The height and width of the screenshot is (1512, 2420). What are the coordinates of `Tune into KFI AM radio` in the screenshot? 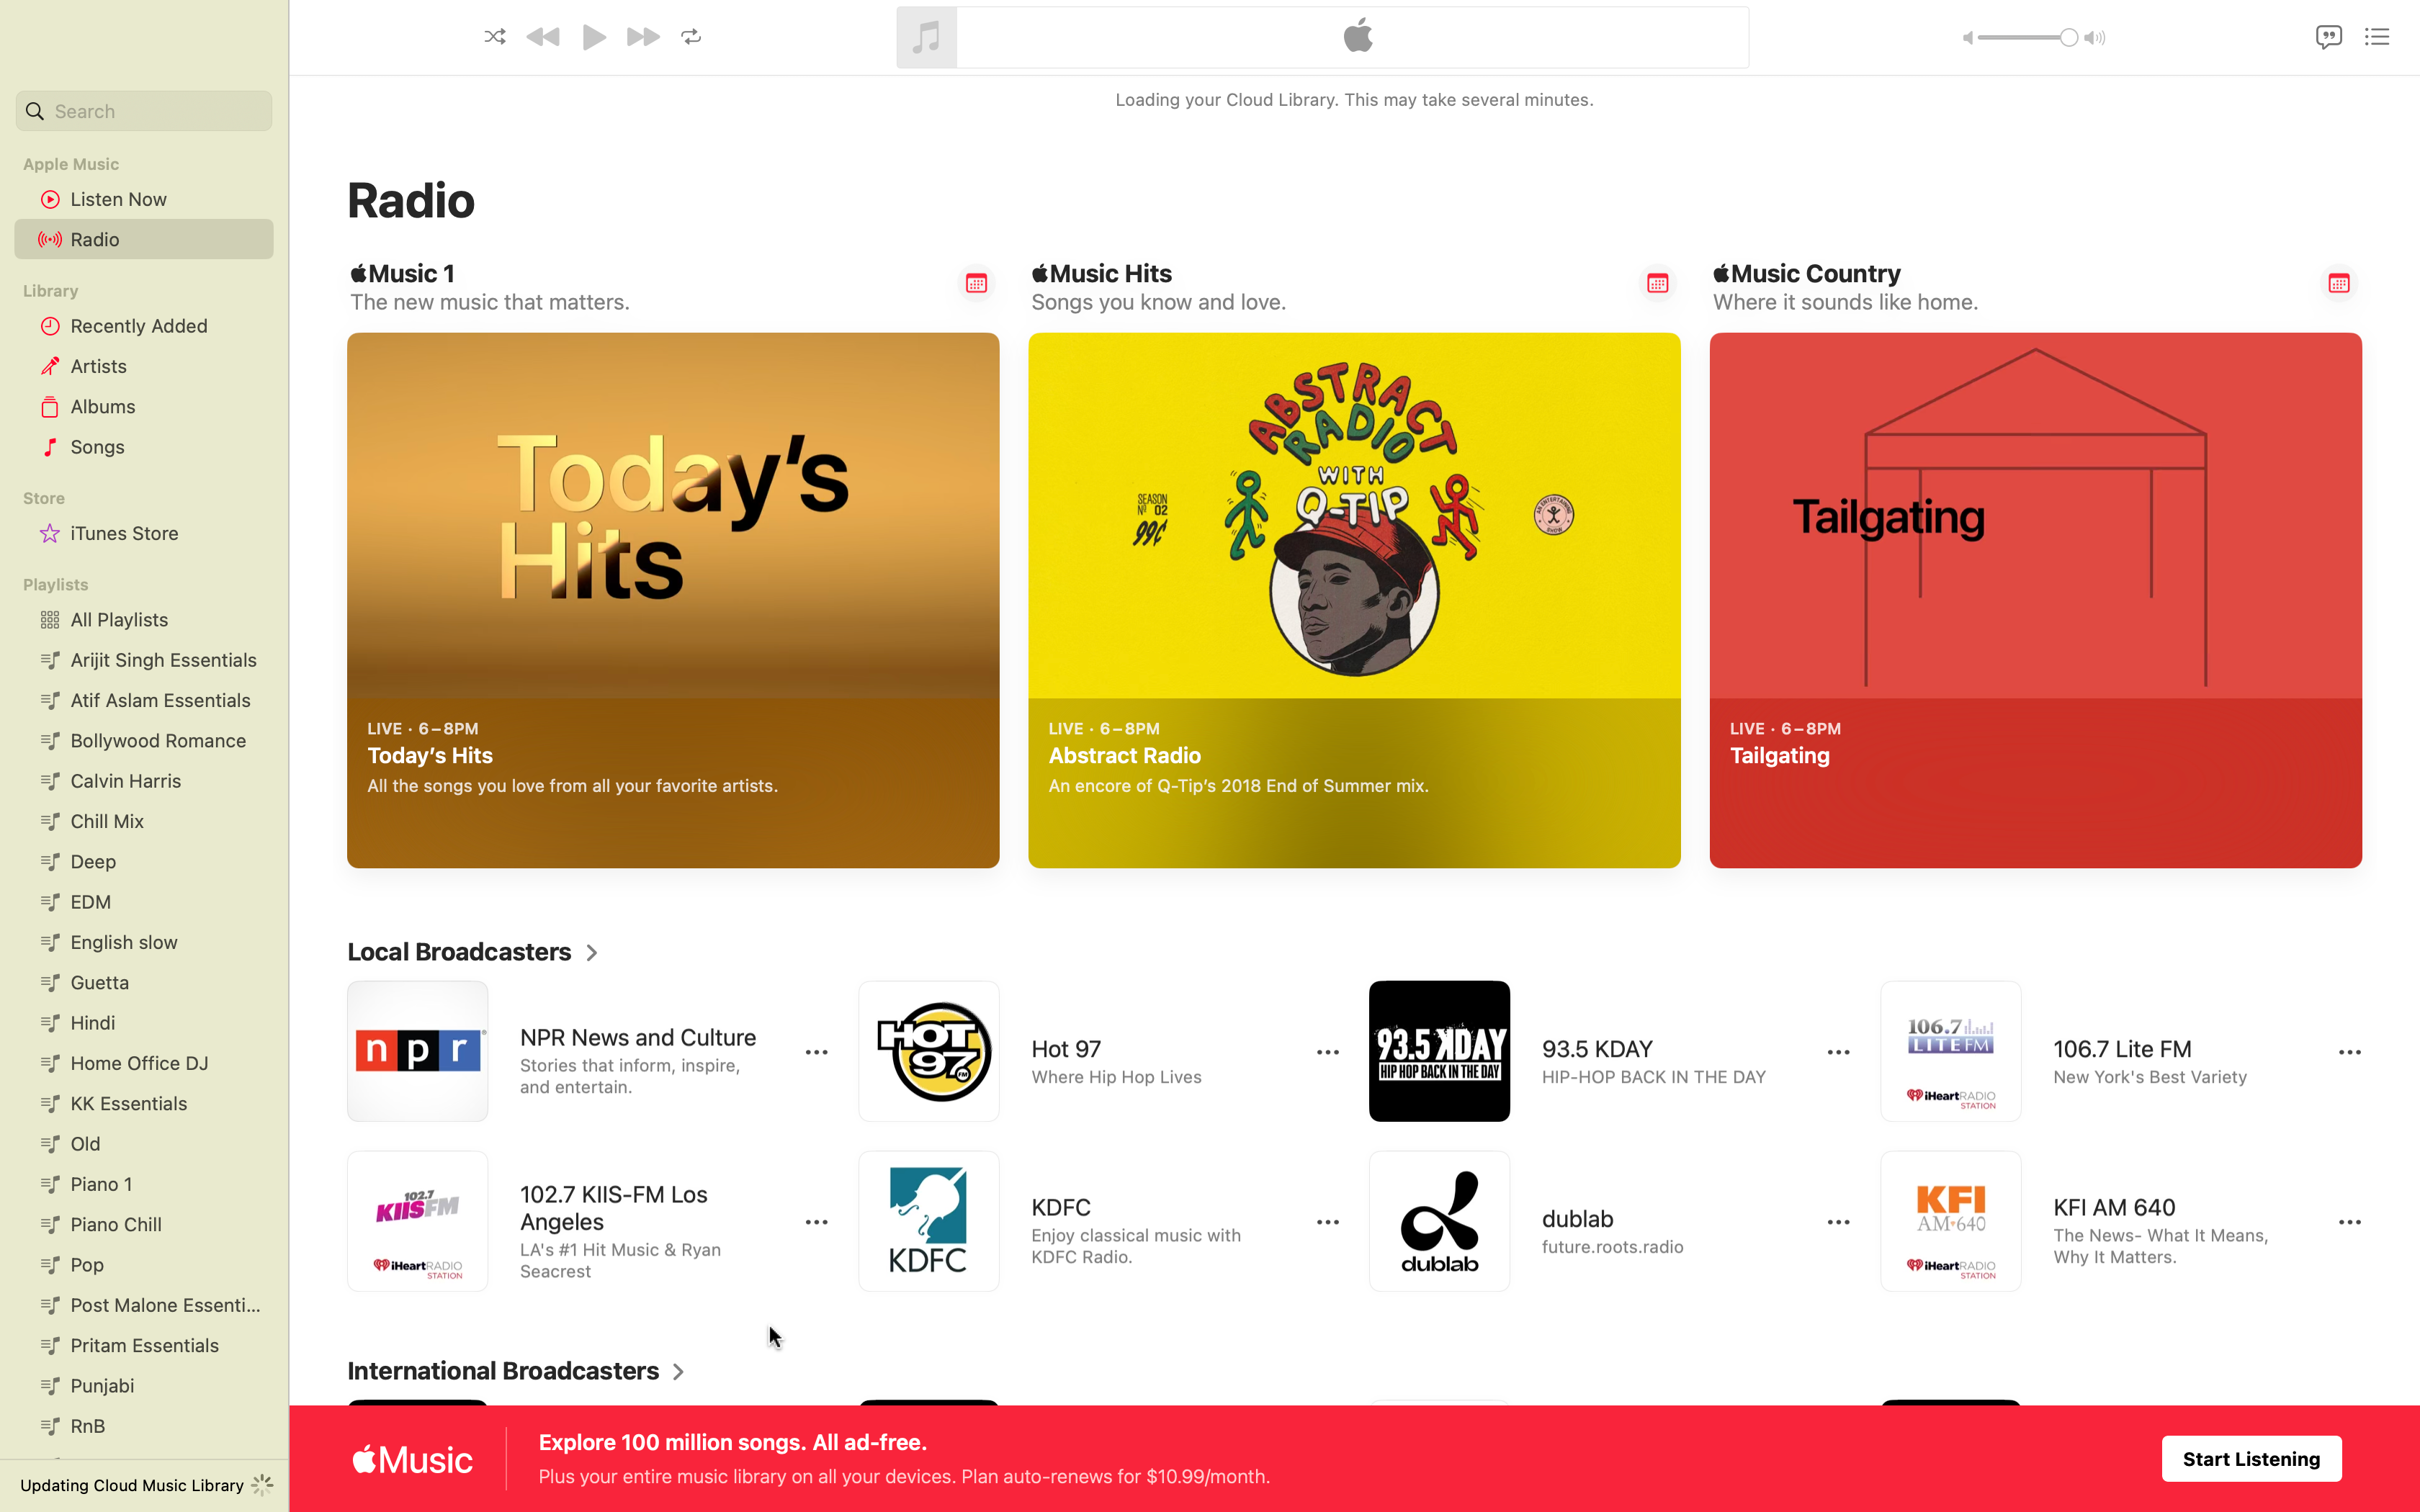 It's located at (2102, 1223).